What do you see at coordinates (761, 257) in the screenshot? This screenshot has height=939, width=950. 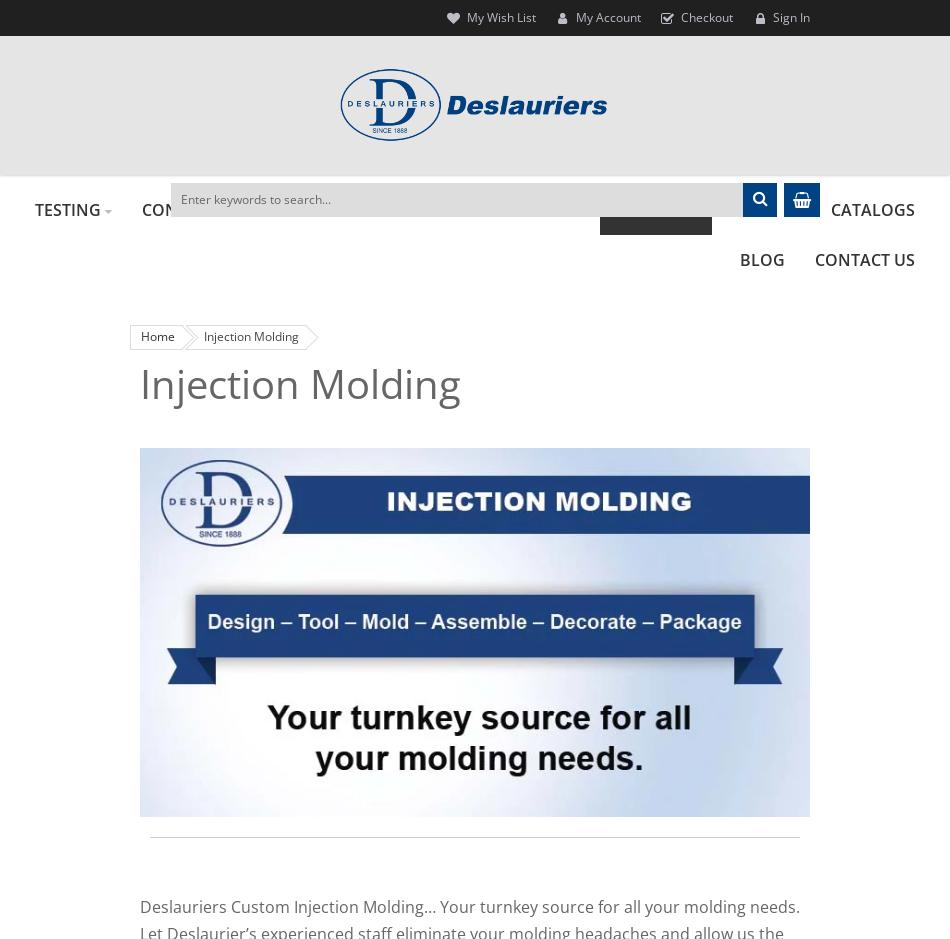 I see `'BLOG'` at bounding box center [761, 257].